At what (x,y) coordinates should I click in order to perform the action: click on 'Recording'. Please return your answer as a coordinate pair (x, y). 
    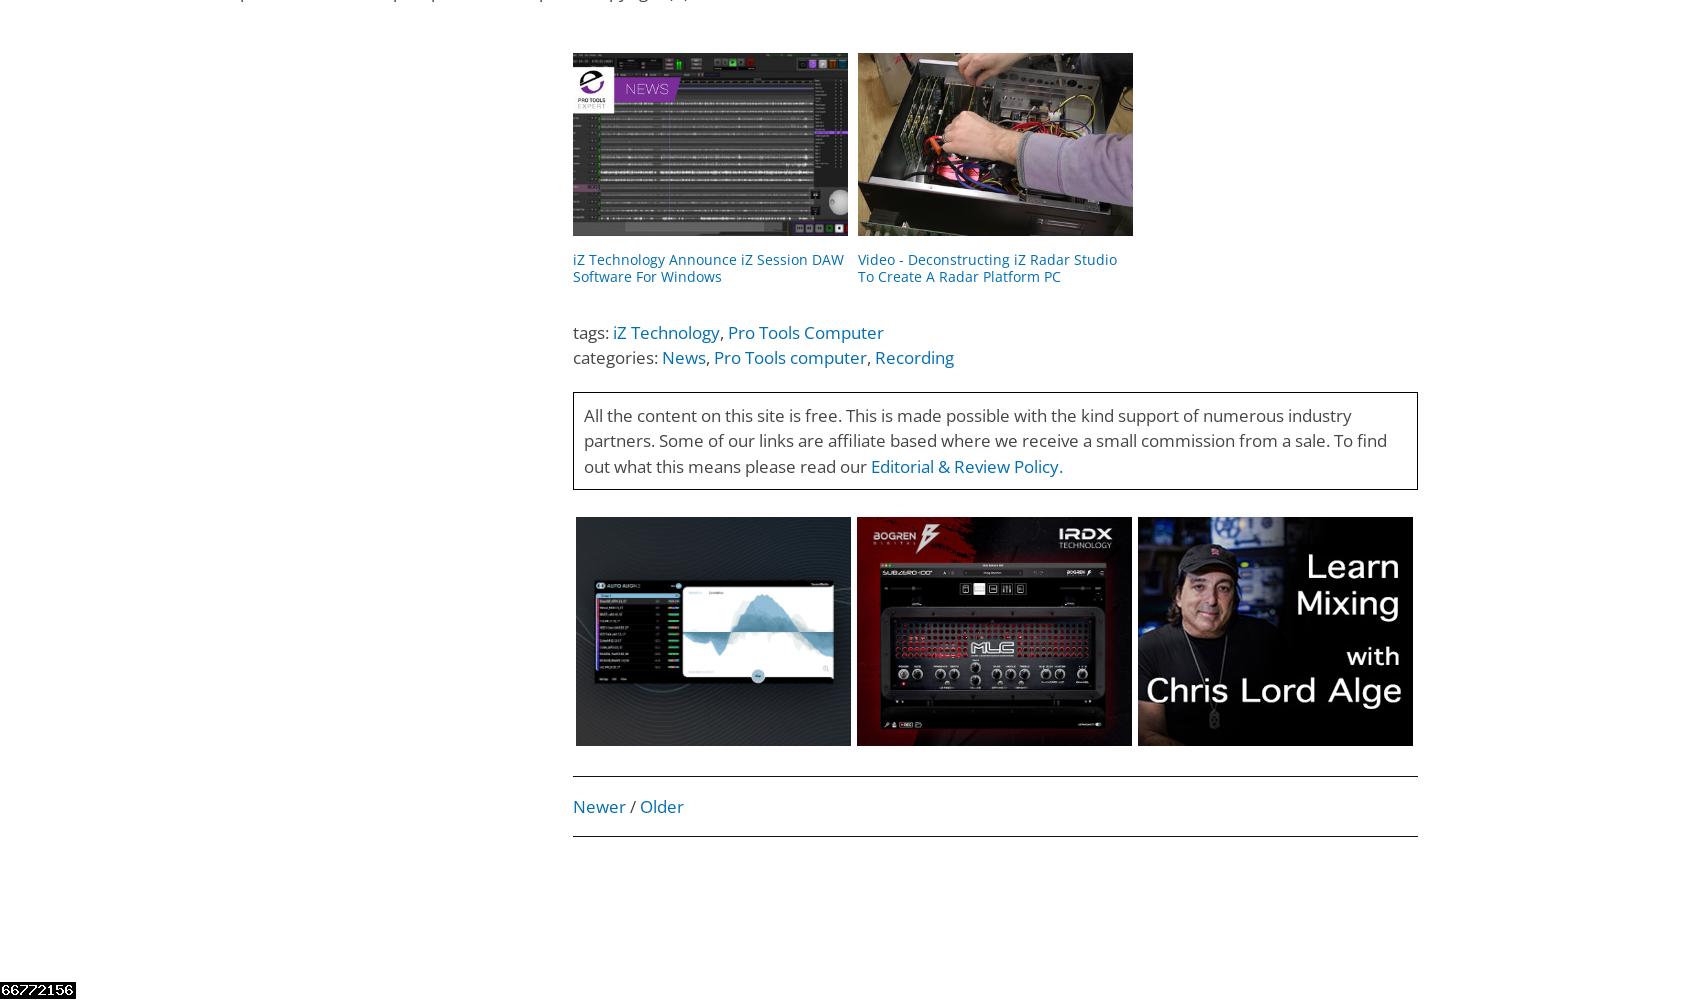
    Looking at the image, I should click on (873, 357).